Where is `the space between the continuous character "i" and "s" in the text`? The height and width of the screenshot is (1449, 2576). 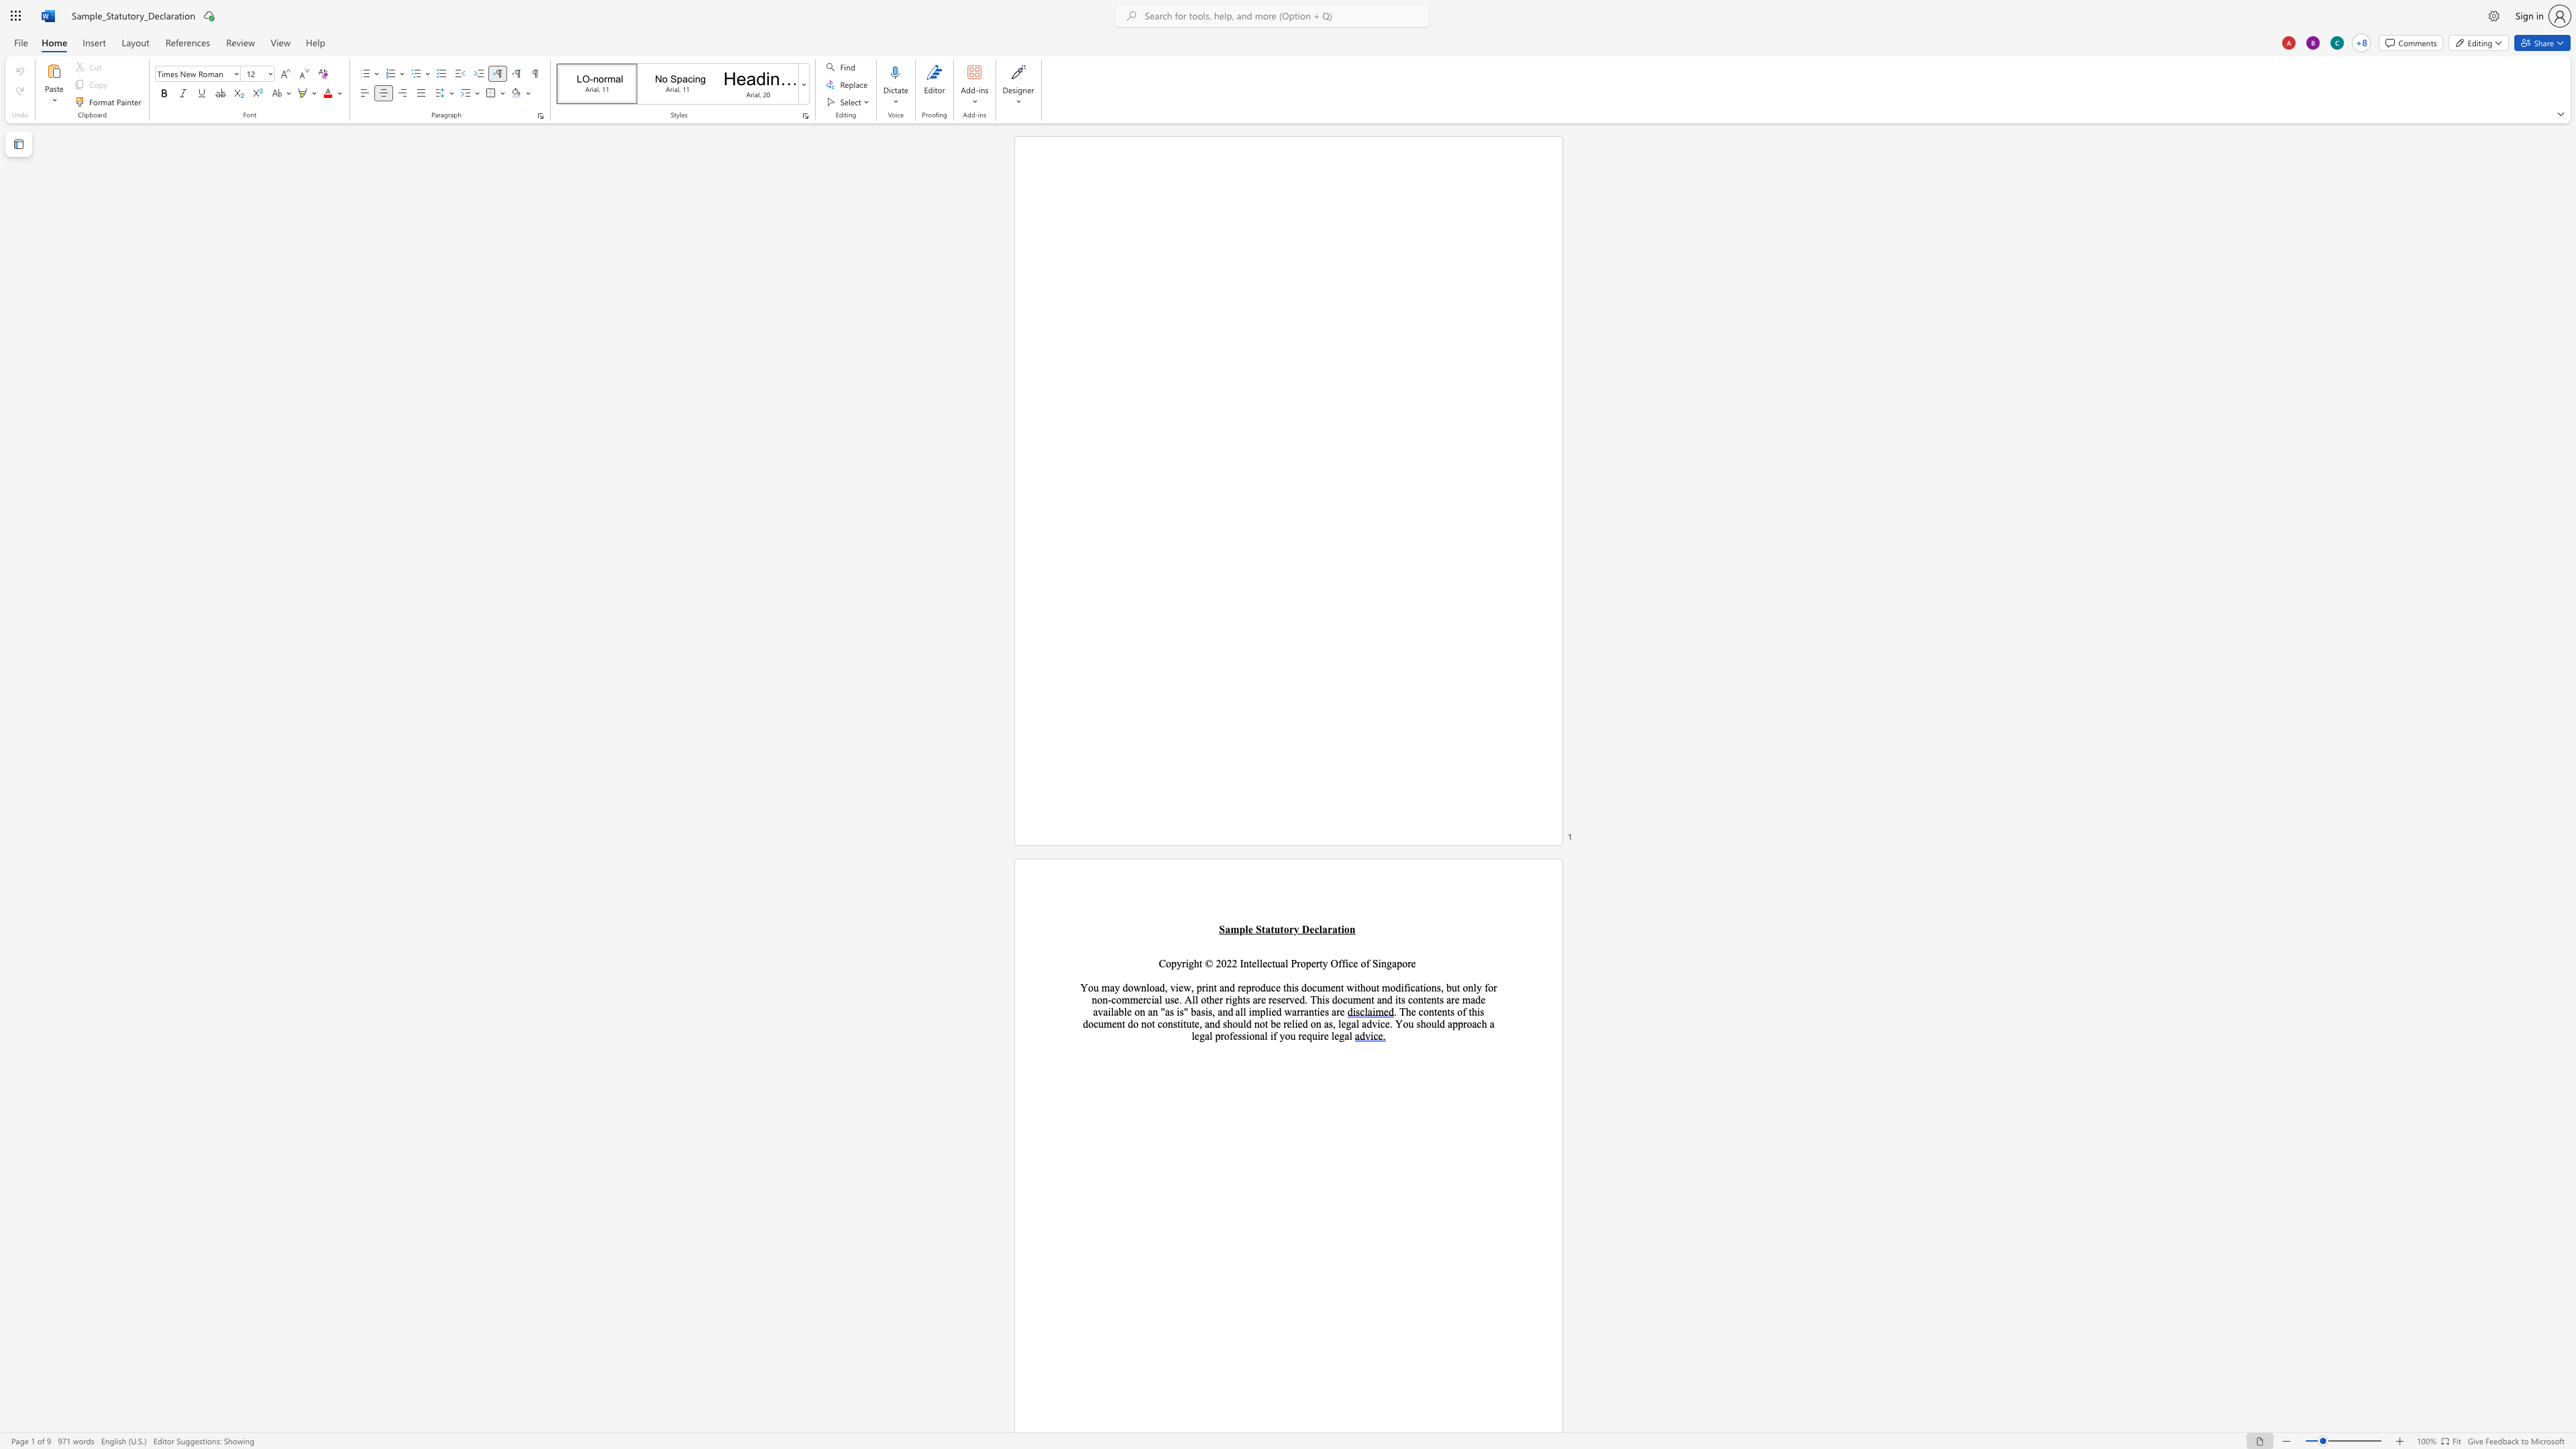
the space between the continuous character "i" and "s" in the text is located at coordinates (1479, 1010).